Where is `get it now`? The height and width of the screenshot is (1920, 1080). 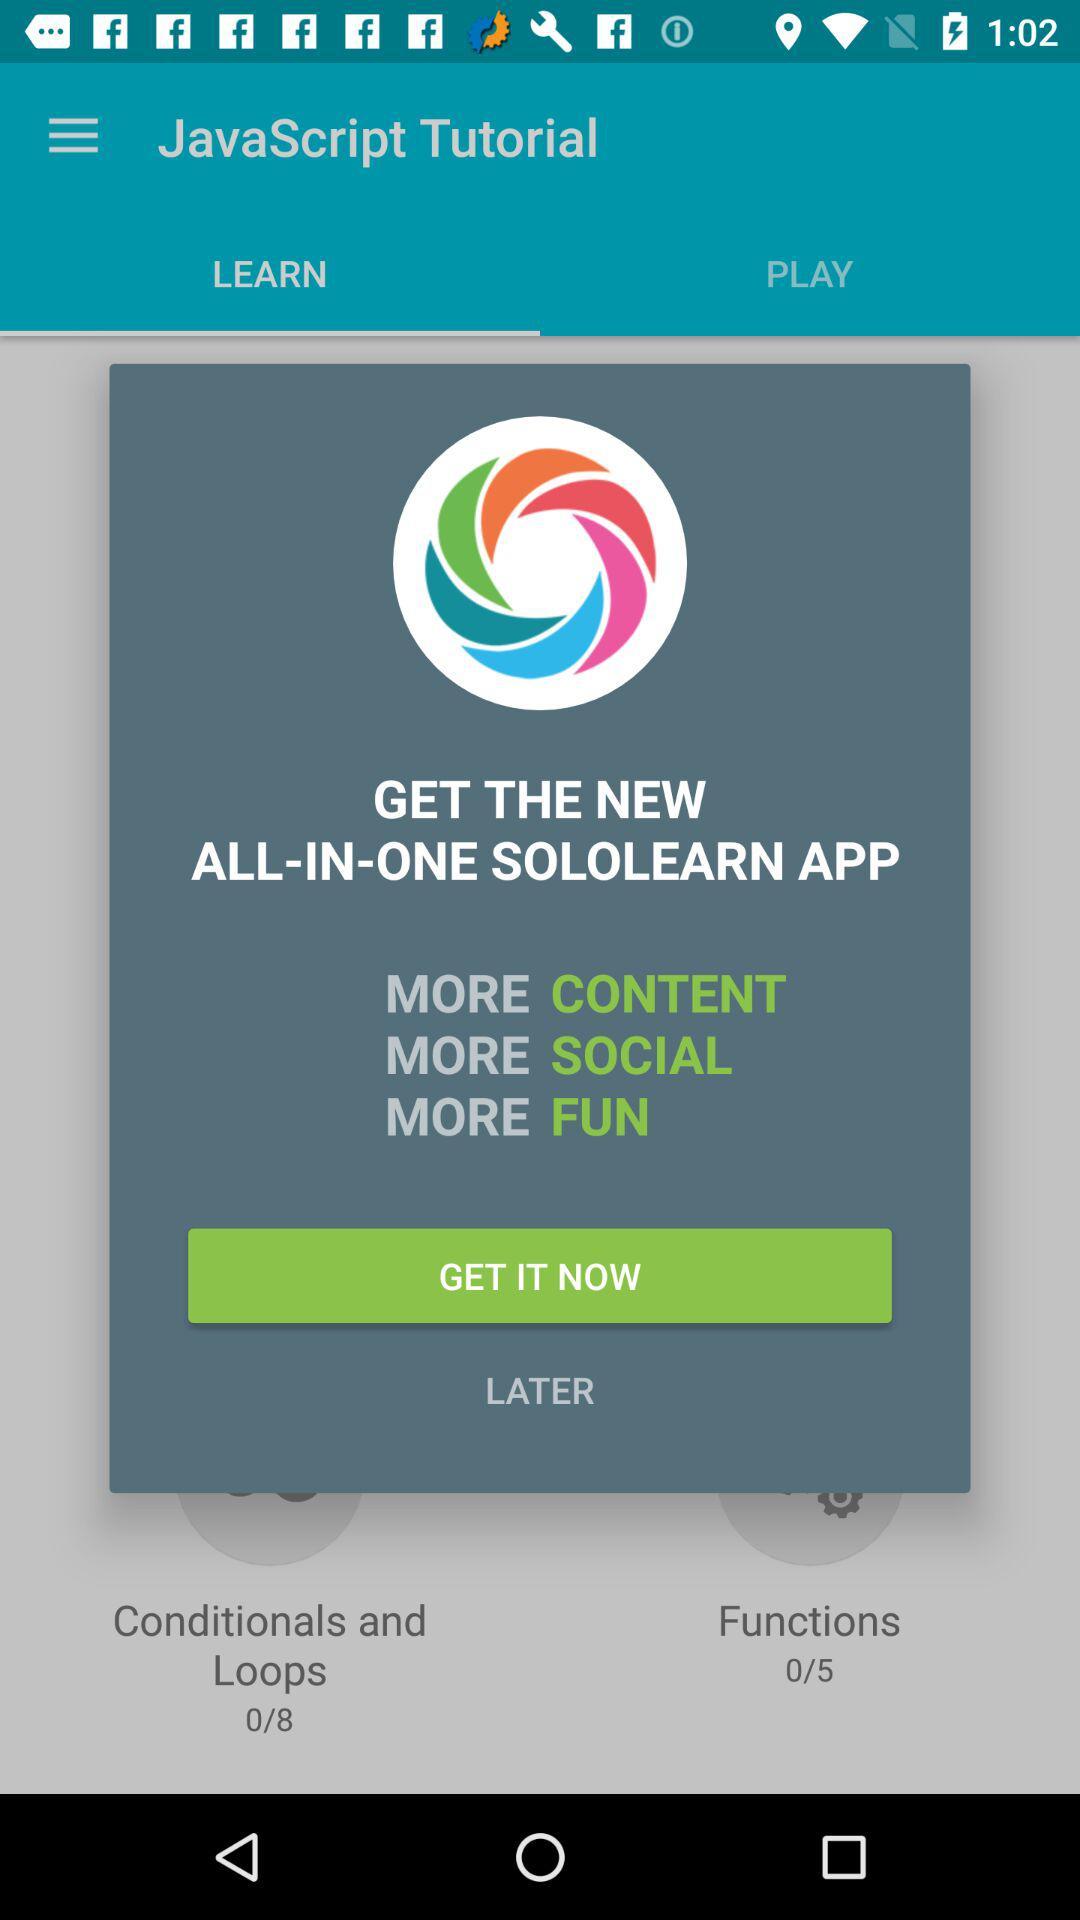
get it now is located at coordinates (540, 1274).